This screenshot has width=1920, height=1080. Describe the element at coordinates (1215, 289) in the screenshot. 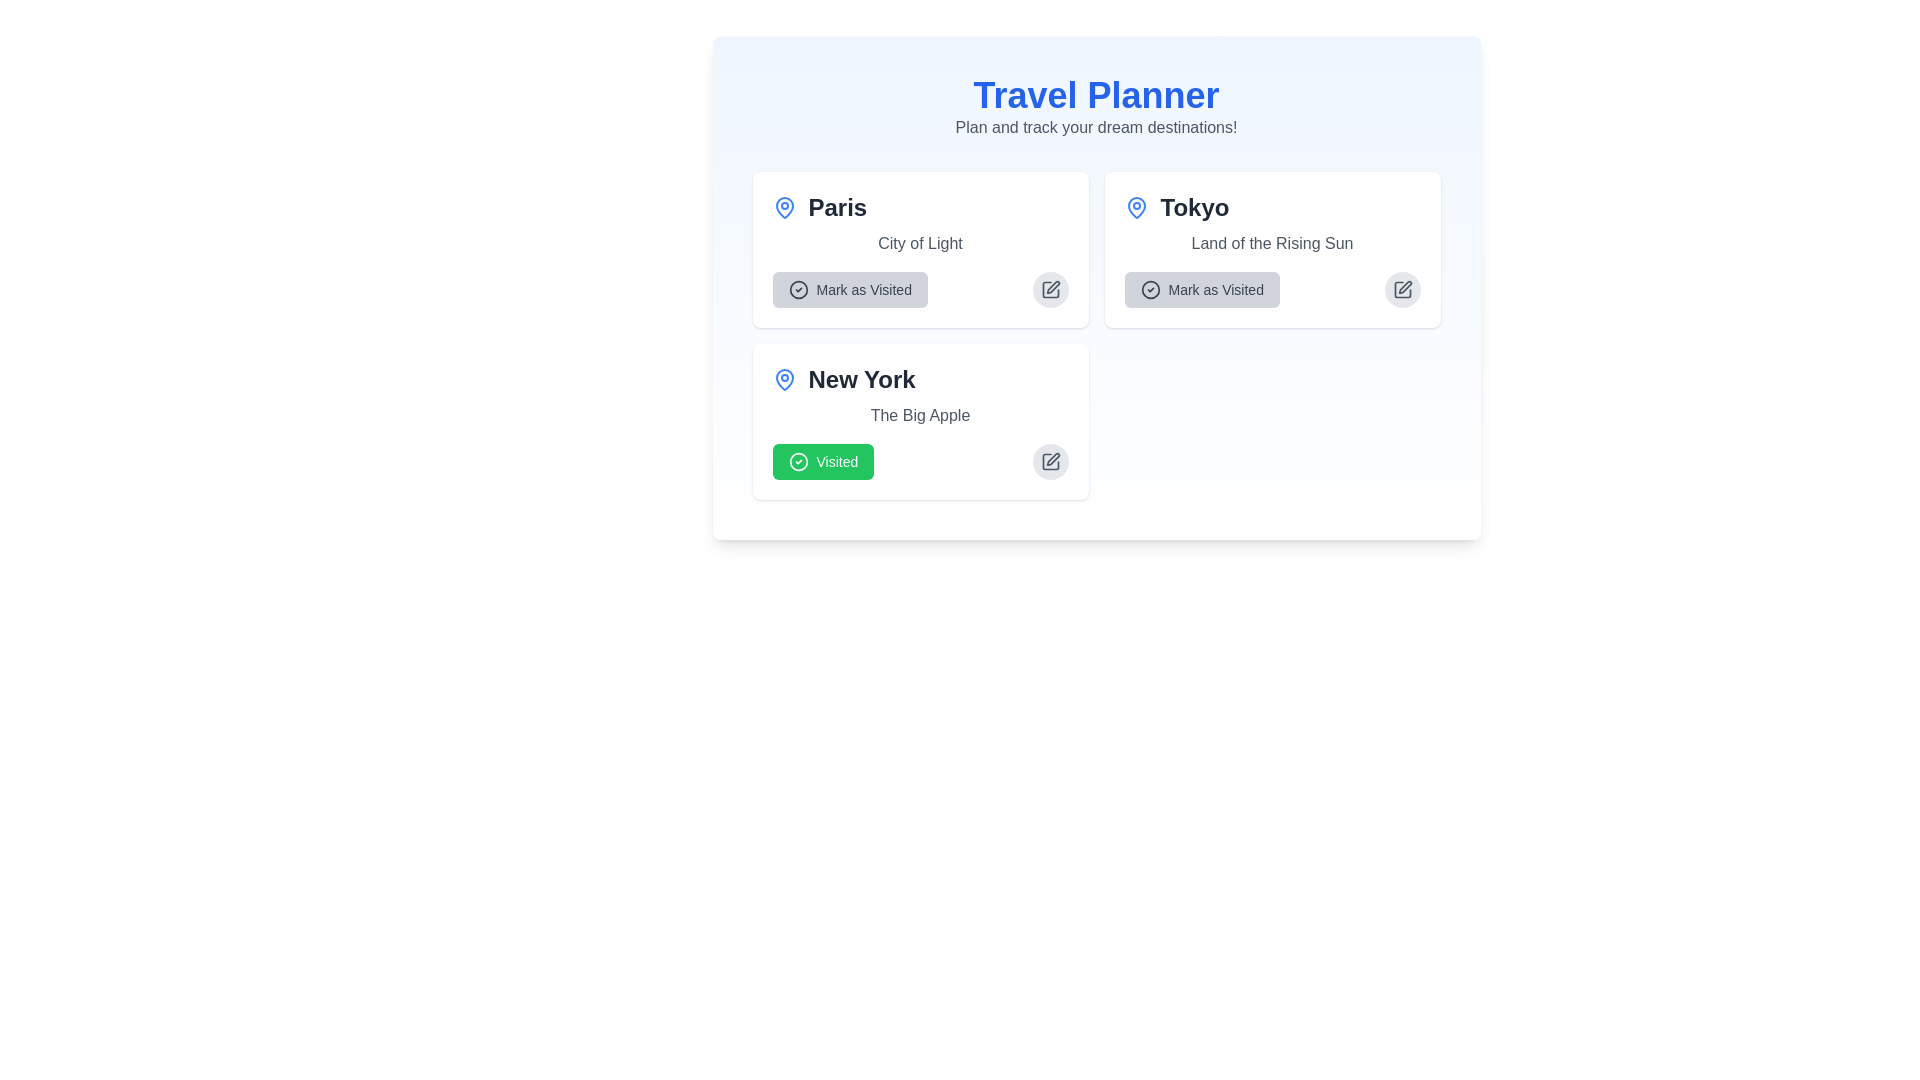

I see `the 'Mark as Visited' text label within the button under the Tokyo card` at that location.